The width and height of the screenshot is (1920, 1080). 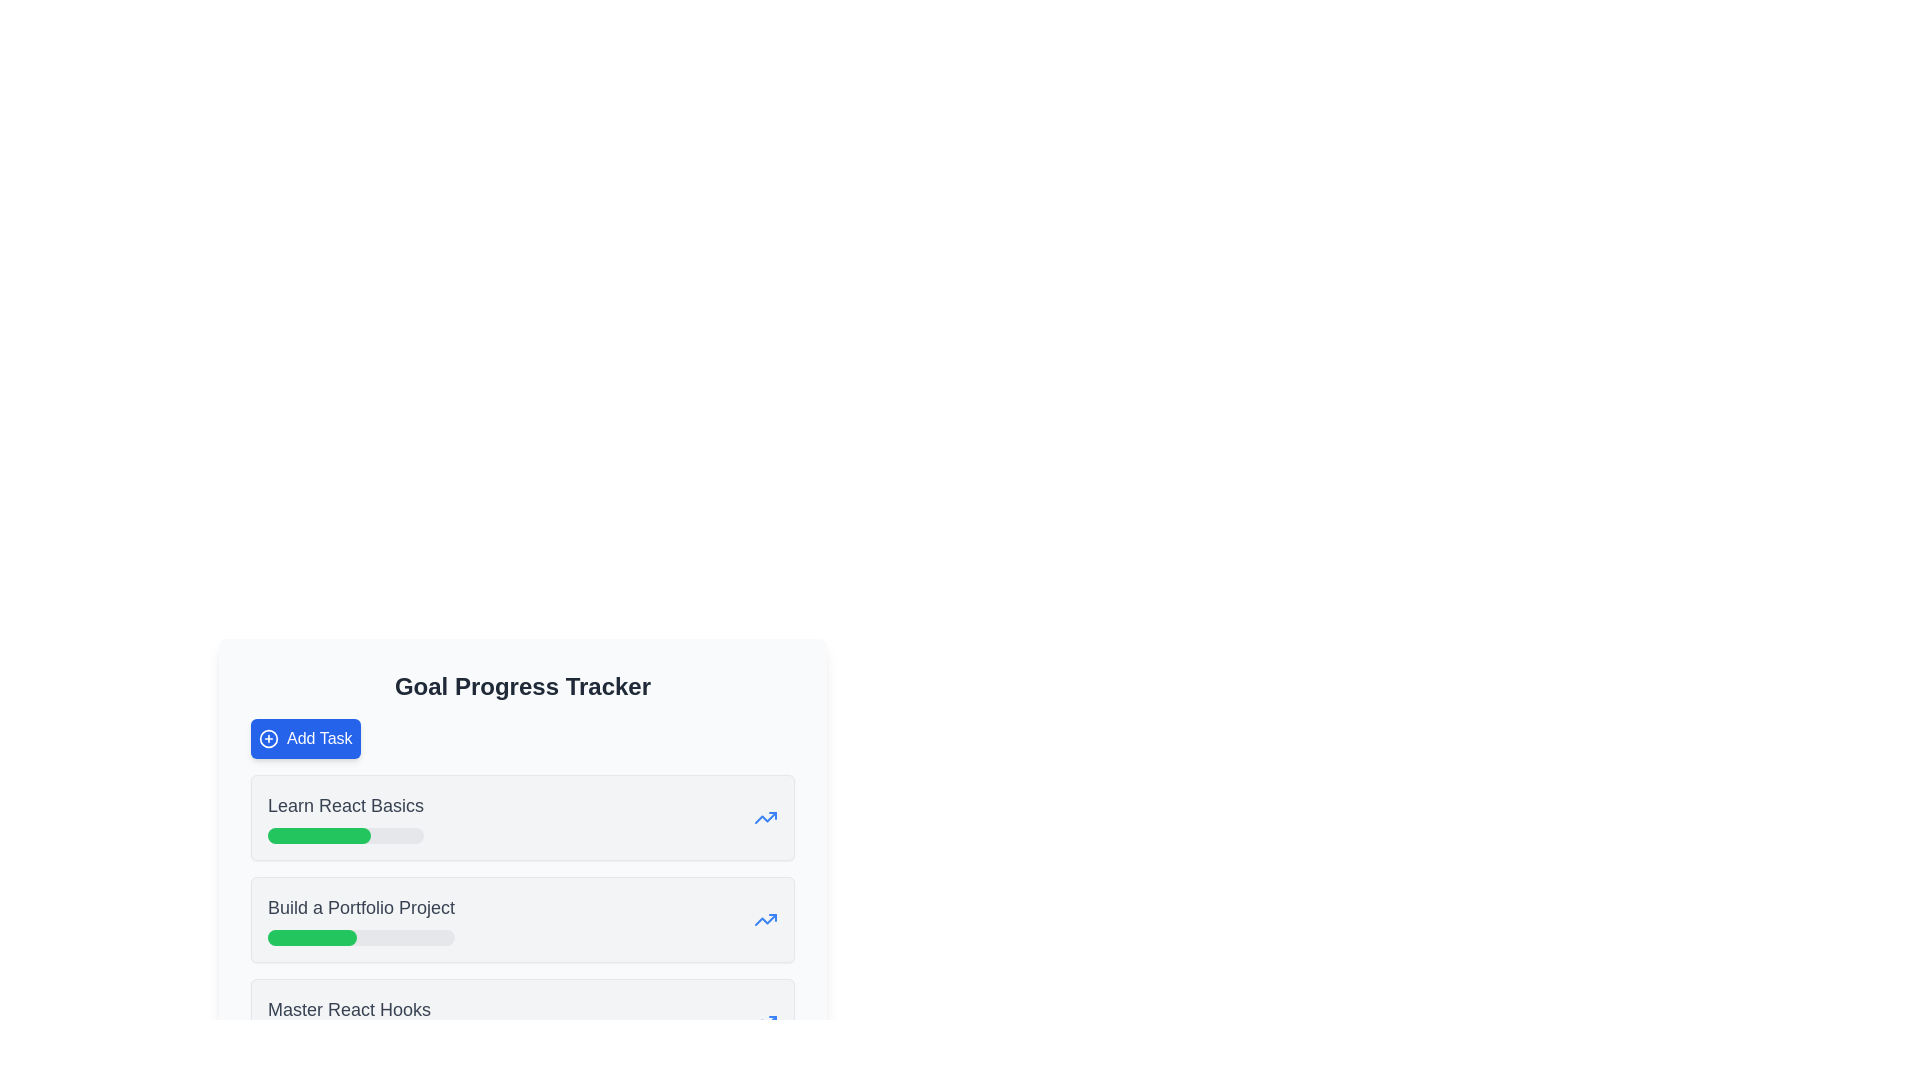 What do you see at coordinates (267, 739) in the screenshot?
I see `the '+' icon enclosed within a circle, which has a blue background and white stroke, located to the left of the 'Add Task' button text` at bounding box center [267, 739].